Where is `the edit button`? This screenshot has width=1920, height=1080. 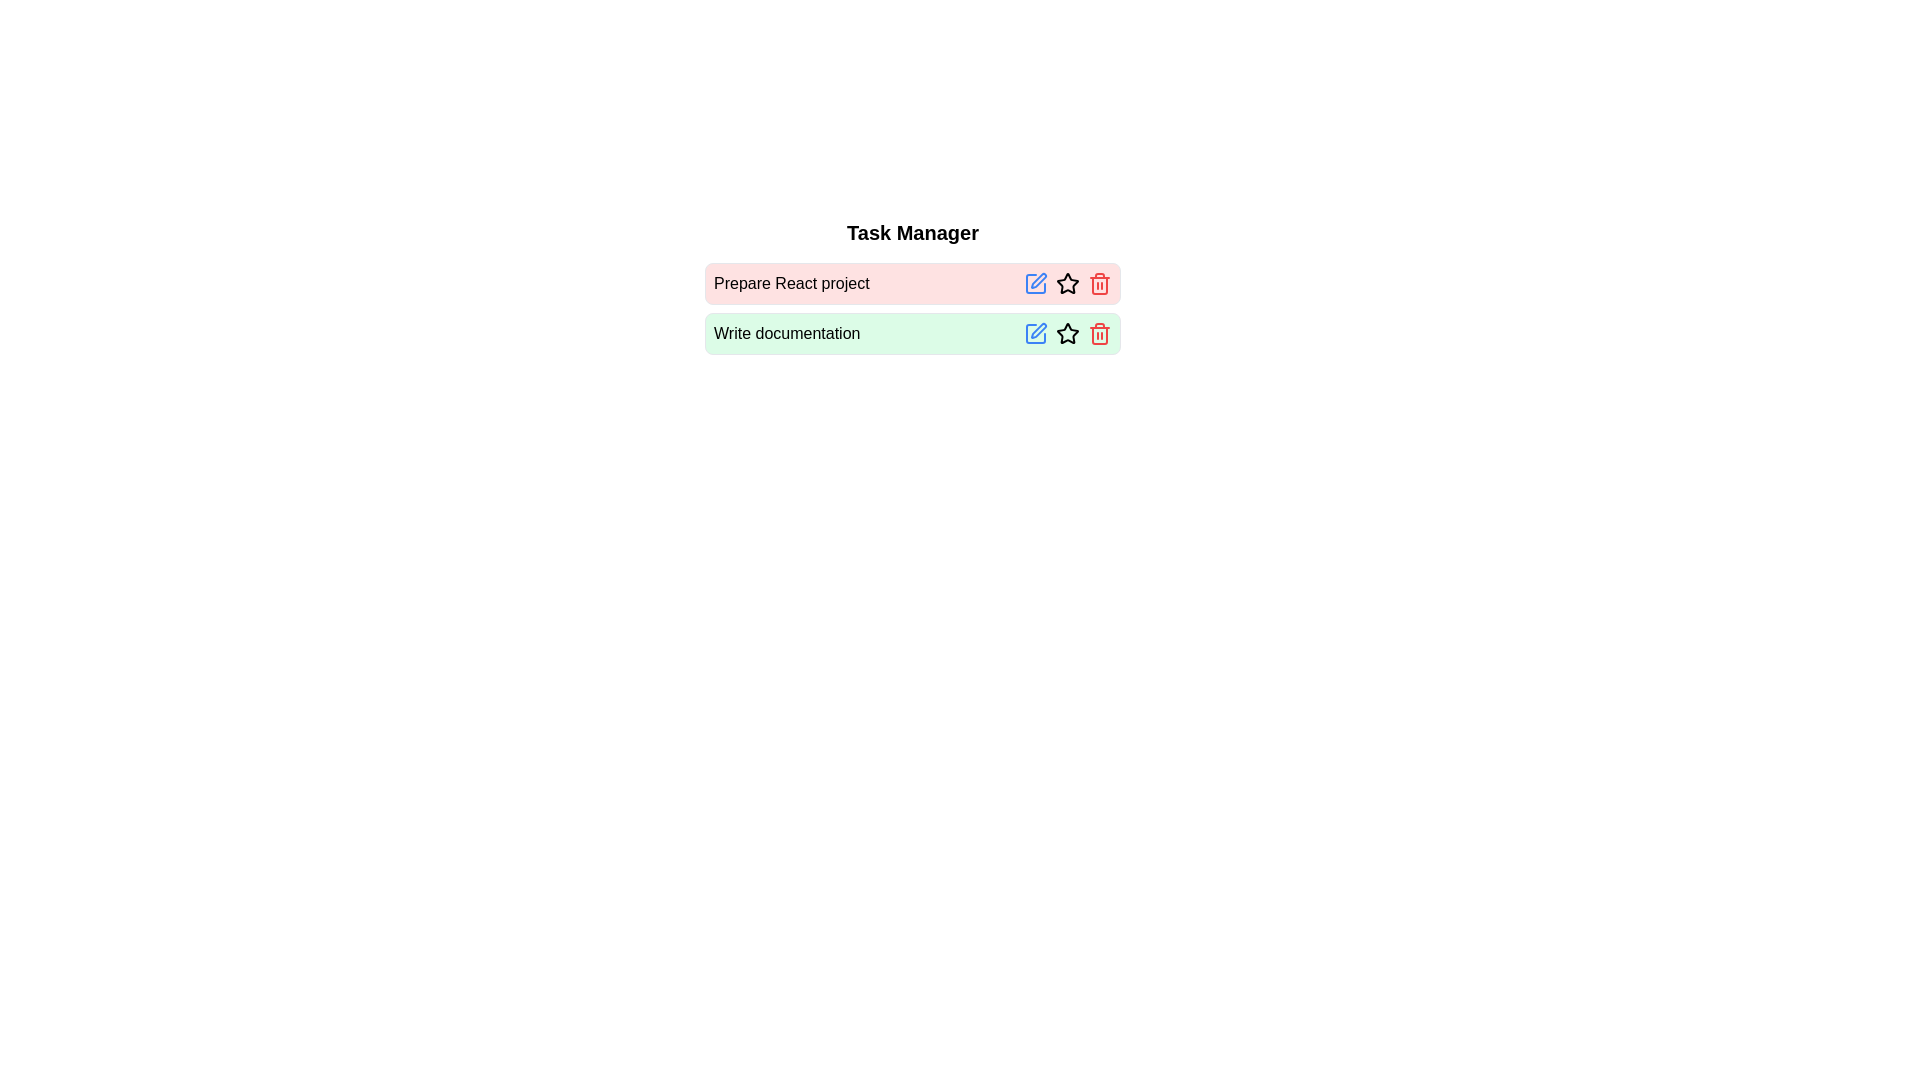 the edit button is located at coordinates (1036, 333).